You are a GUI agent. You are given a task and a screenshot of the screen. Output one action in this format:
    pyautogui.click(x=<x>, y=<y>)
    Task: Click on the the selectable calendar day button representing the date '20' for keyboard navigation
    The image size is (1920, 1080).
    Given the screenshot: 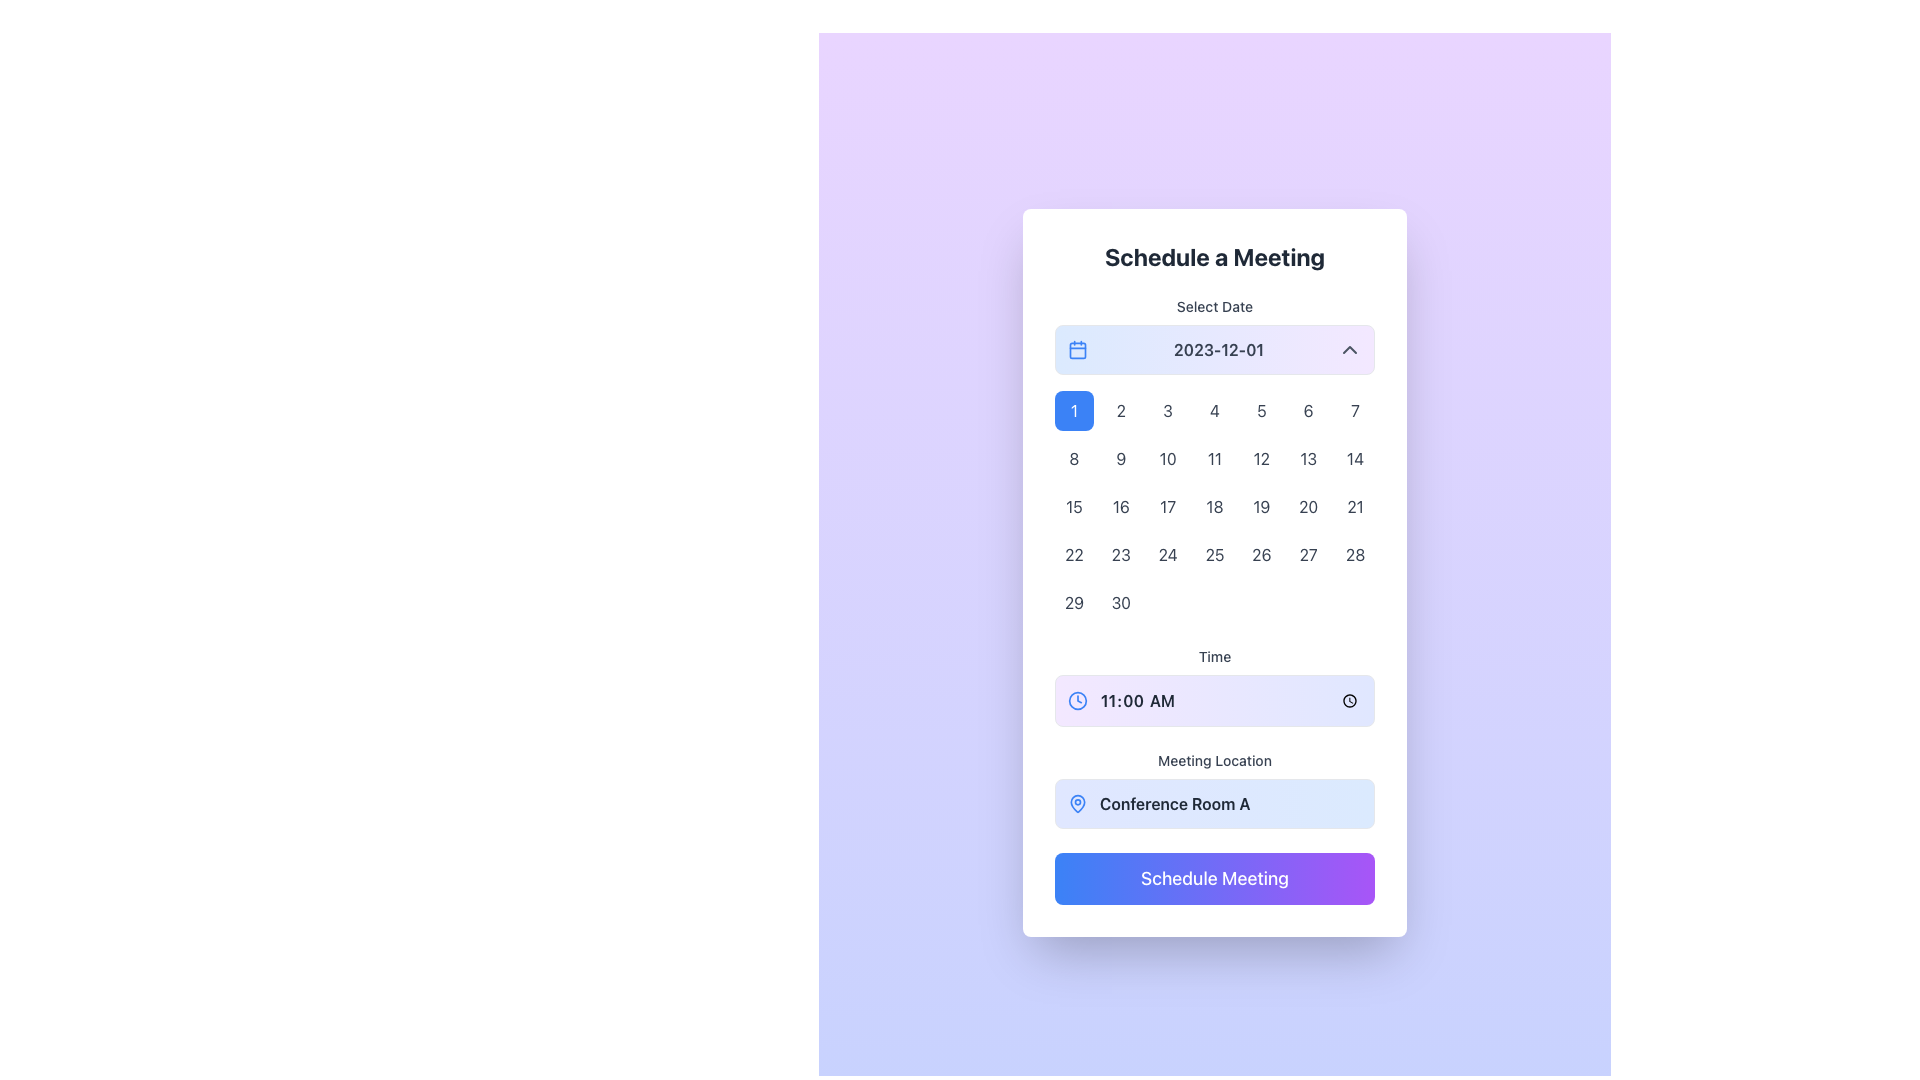 What is the action you would take?
    pyautogui.click(x=1308, y=505)
    